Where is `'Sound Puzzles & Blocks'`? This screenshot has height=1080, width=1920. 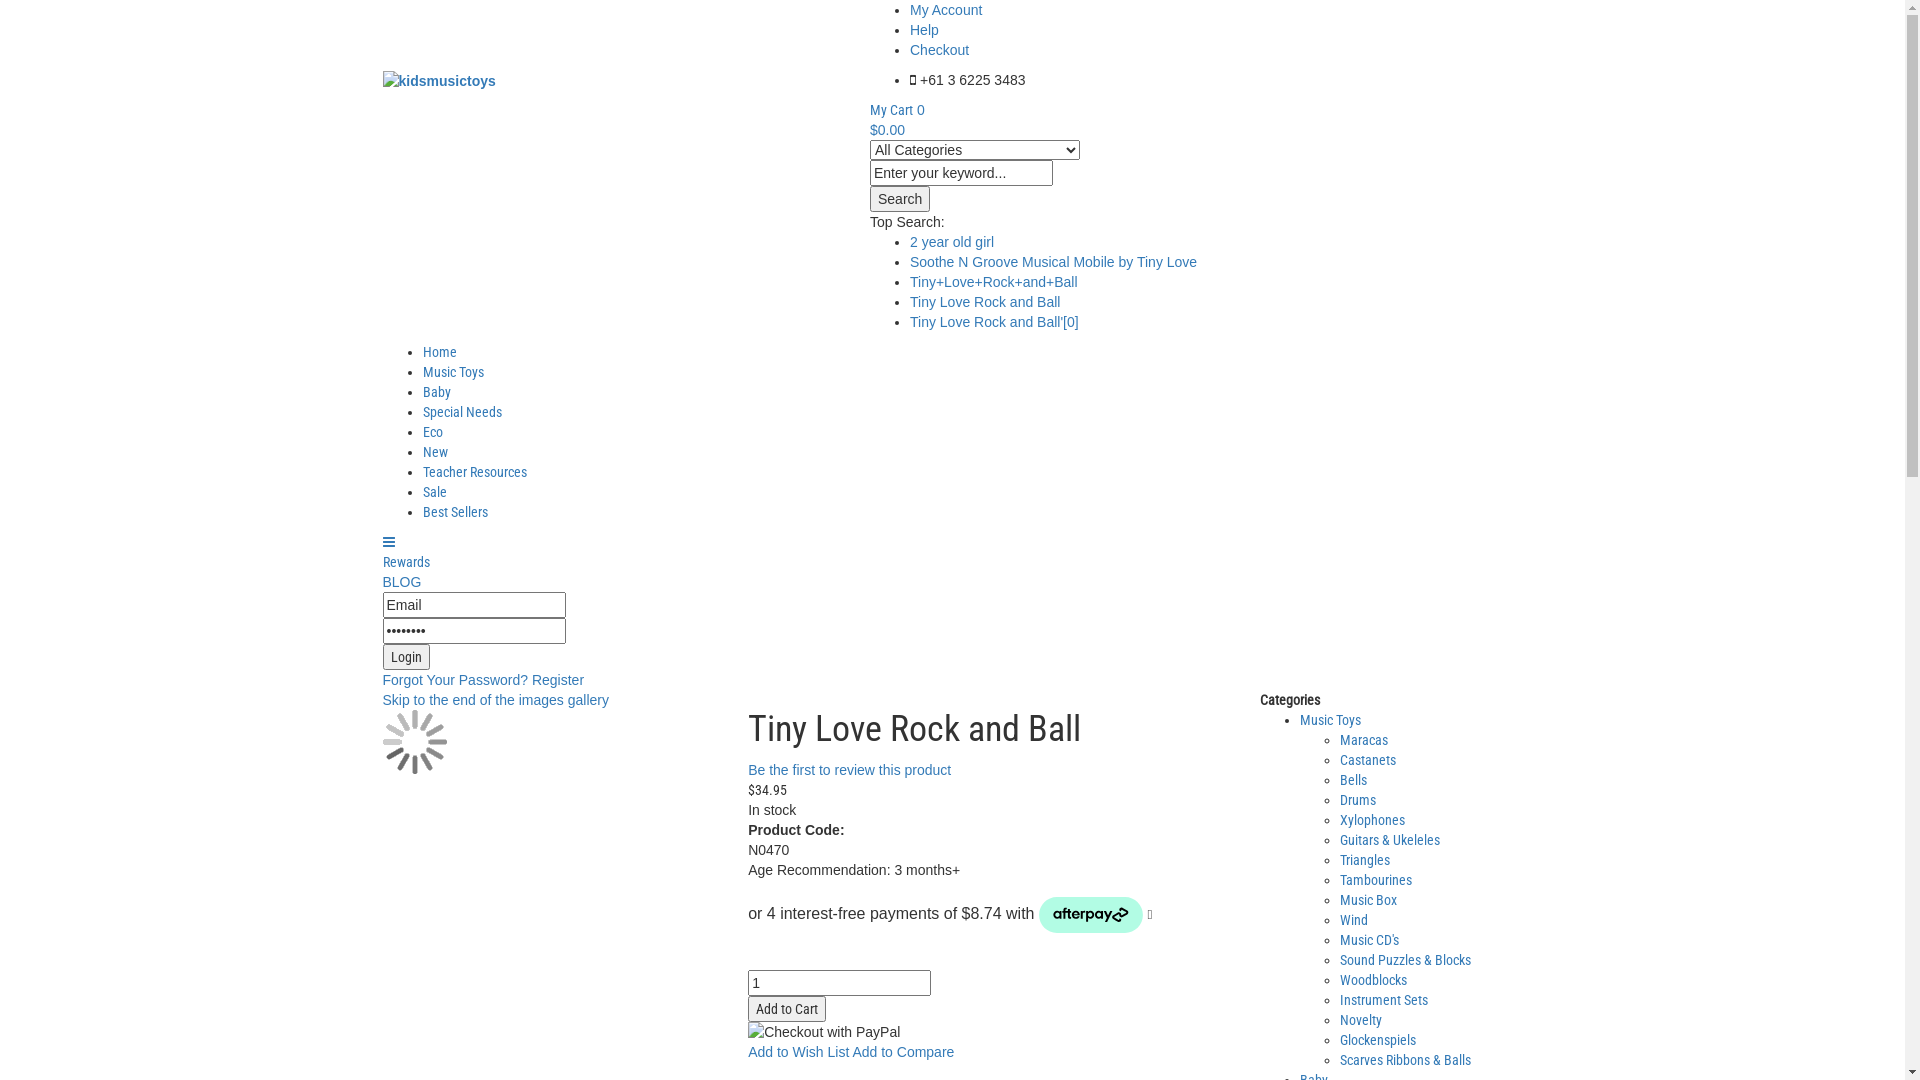
'Sound Puzzles & Blocks' is located at coordinates (1404, 959).